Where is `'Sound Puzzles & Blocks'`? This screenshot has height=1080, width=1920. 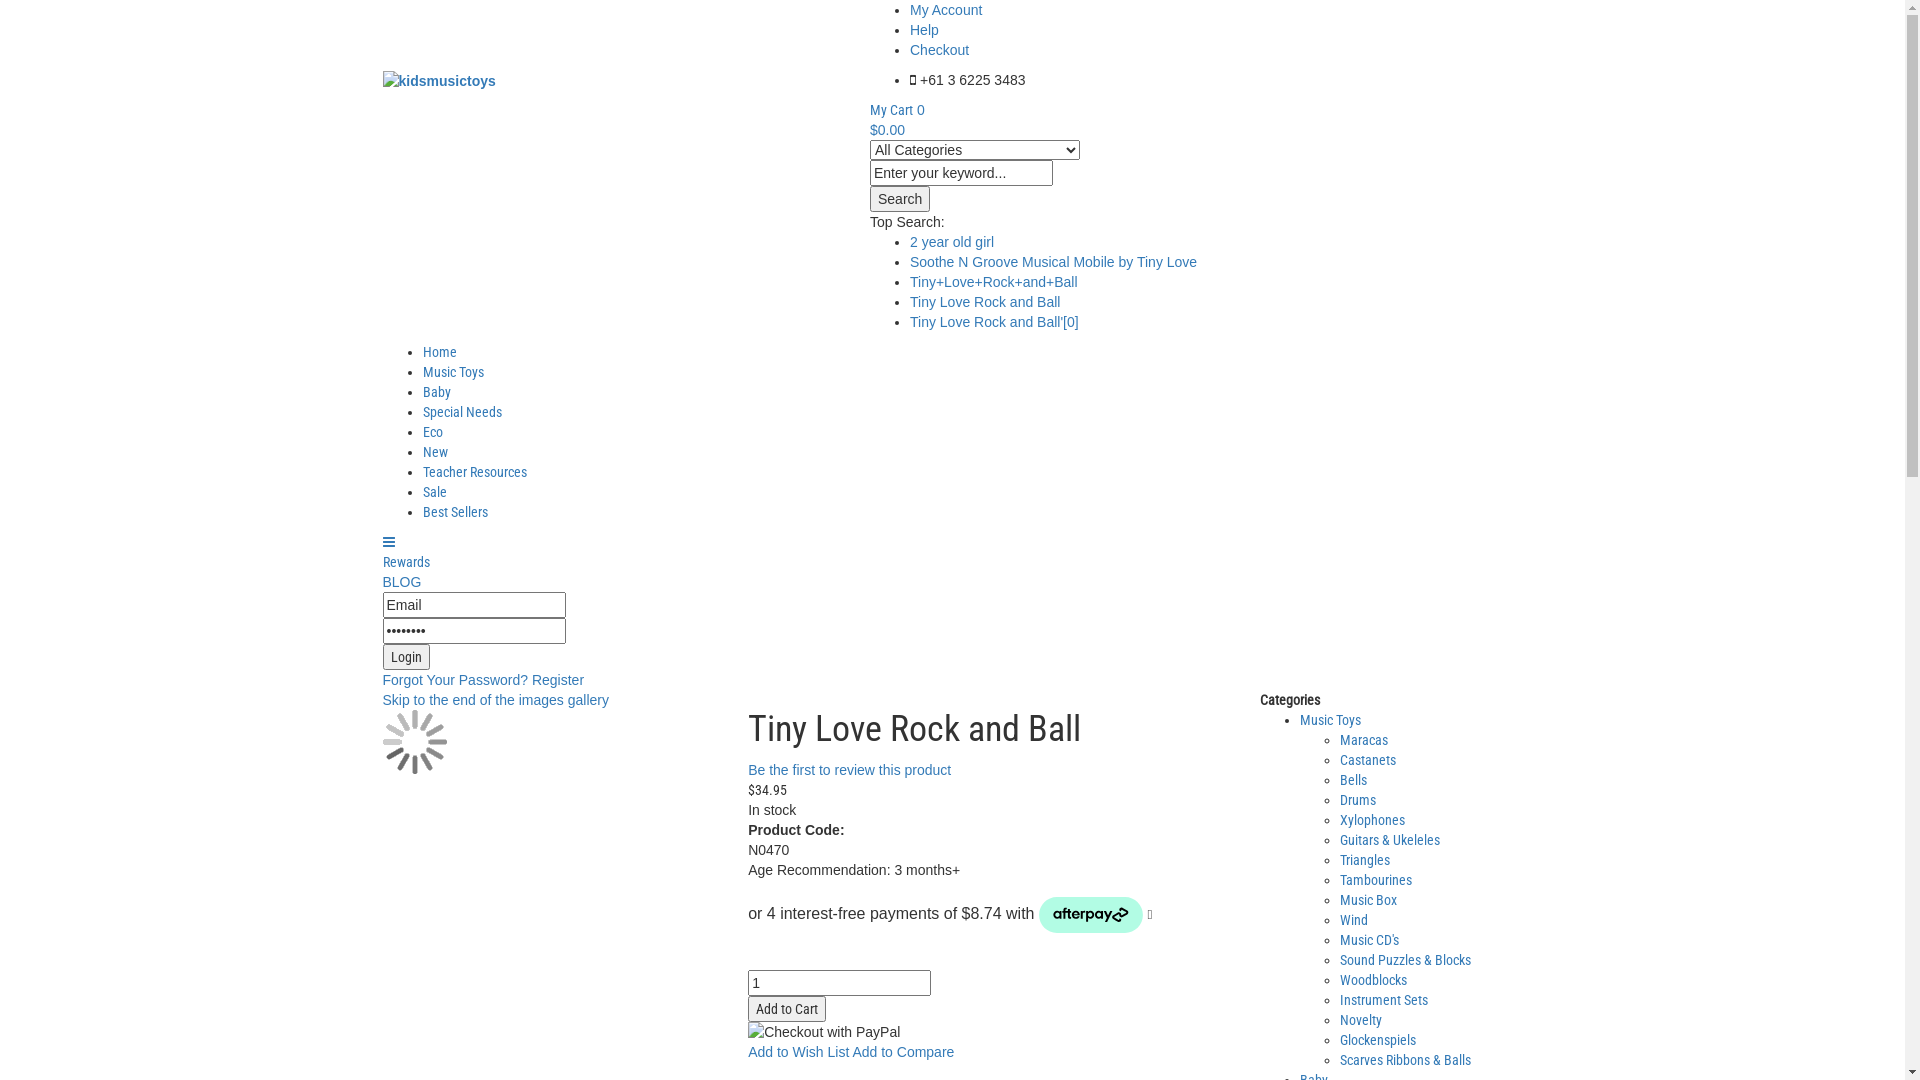
'Sound Puzzles & Blocks' is located at coordinates (1404, 959).